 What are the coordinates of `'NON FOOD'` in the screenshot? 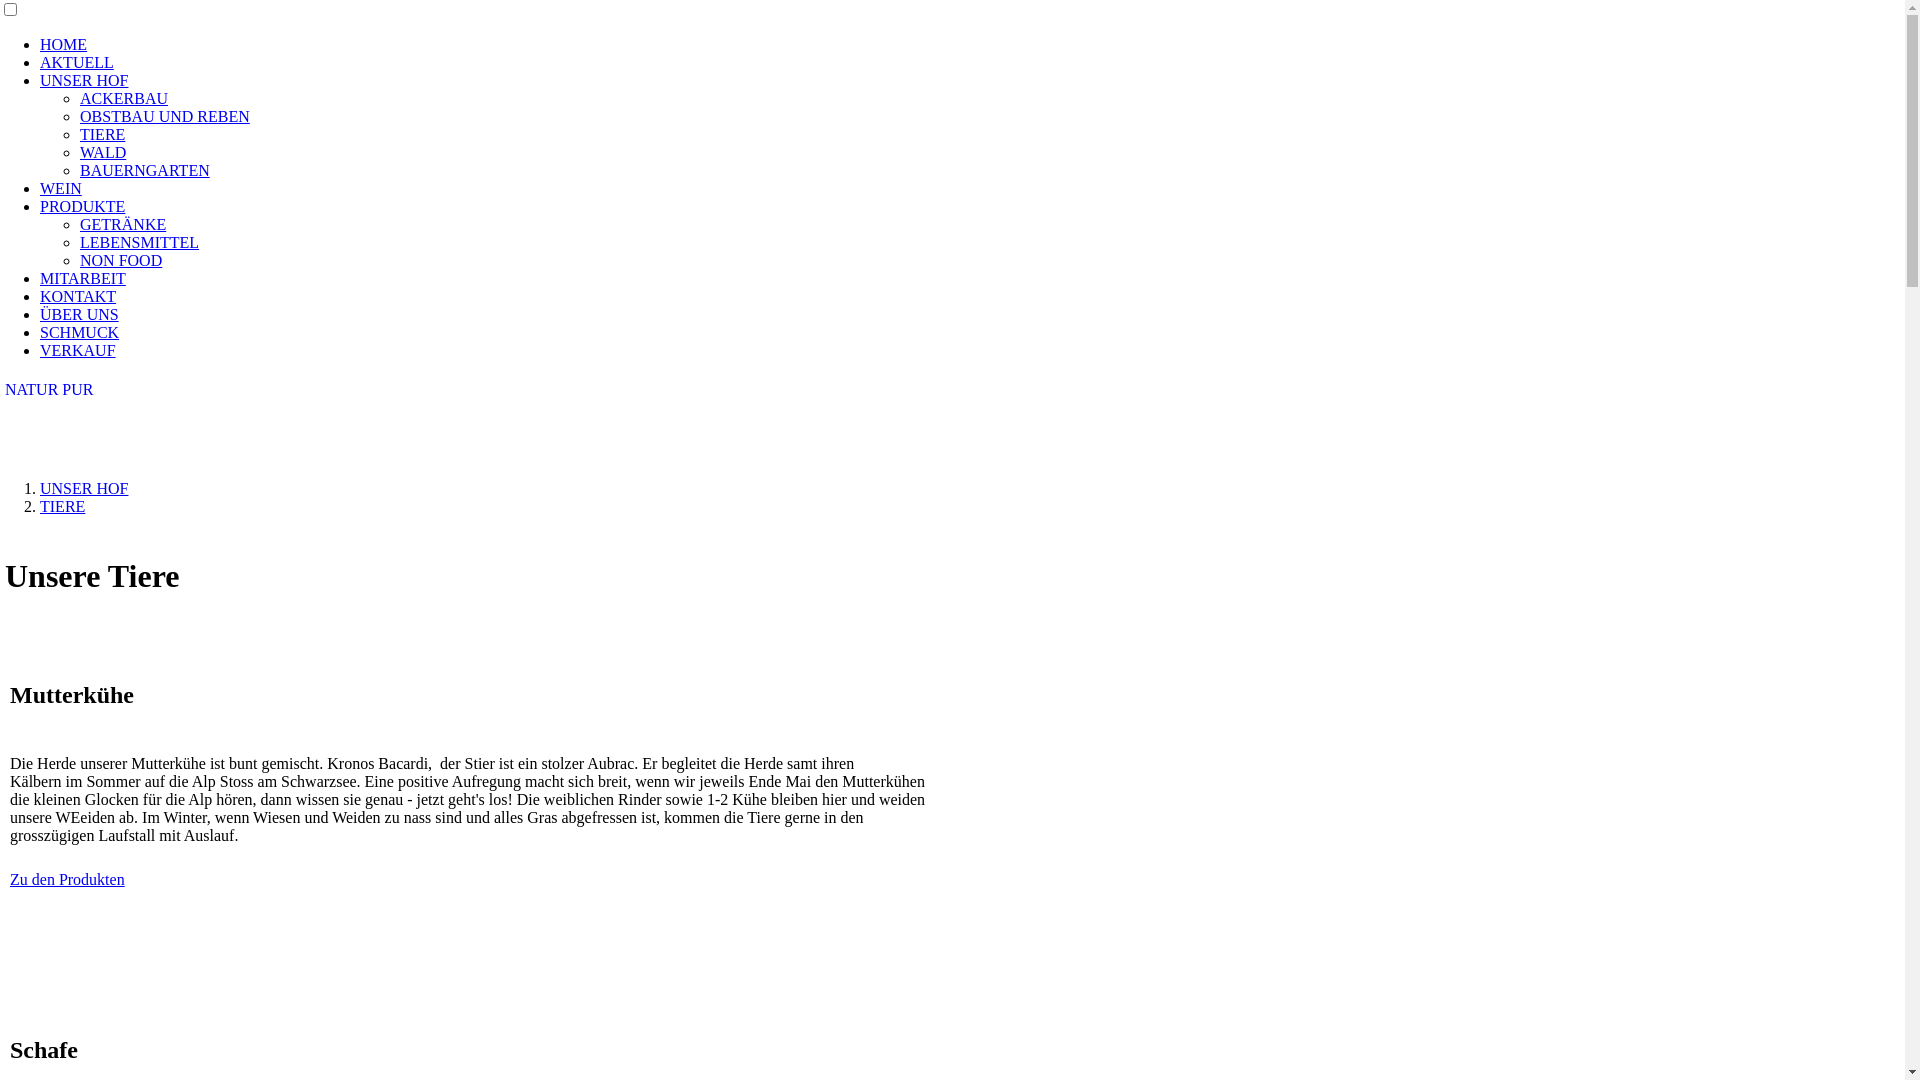 It's located at (119, 259).